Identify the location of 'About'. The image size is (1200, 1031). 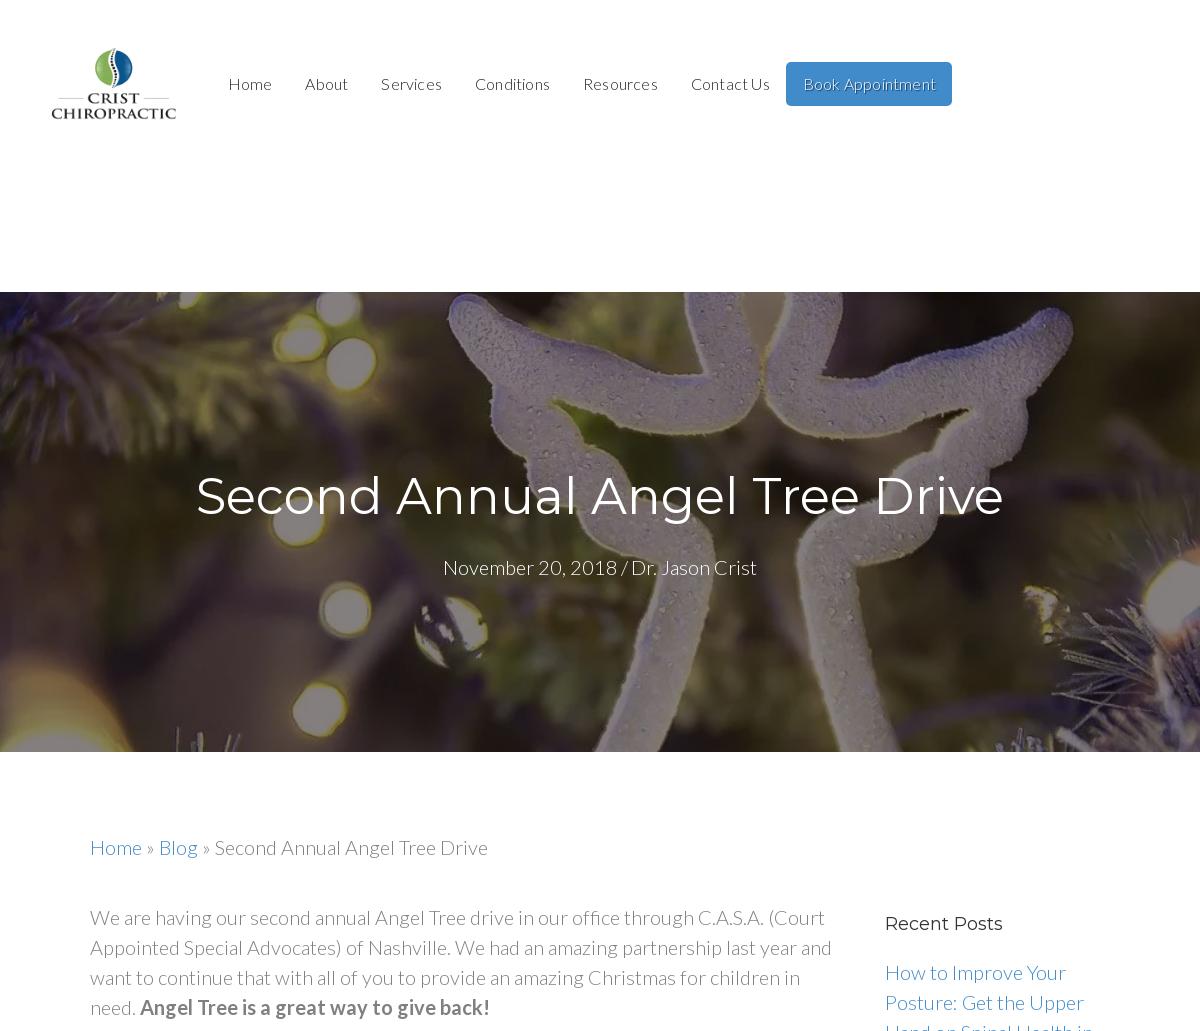
(326, 83).